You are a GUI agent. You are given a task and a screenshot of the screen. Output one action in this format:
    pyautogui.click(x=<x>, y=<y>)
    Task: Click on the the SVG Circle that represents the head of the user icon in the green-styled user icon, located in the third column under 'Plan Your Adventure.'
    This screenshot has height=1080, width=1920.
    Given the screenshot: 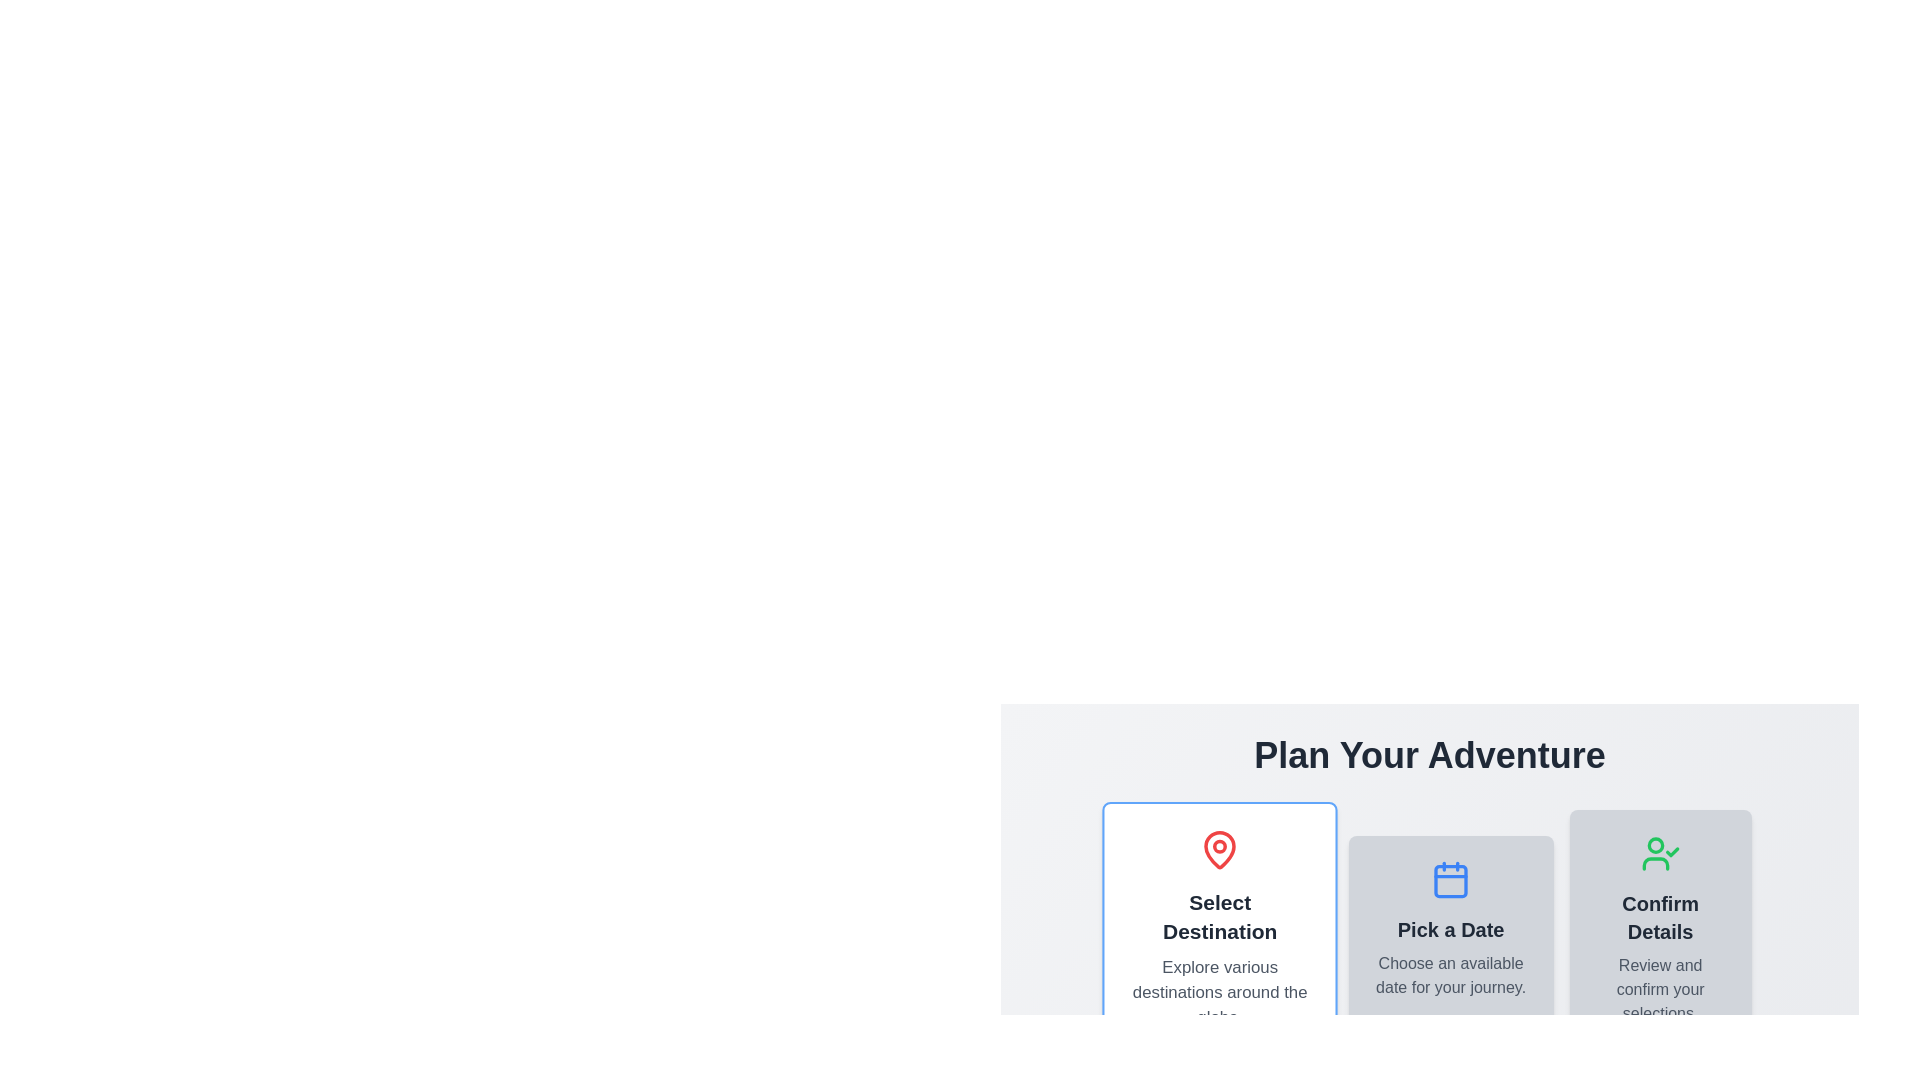 What is the action you would take?
    pyautogui.click(x=1655, y=845)
    